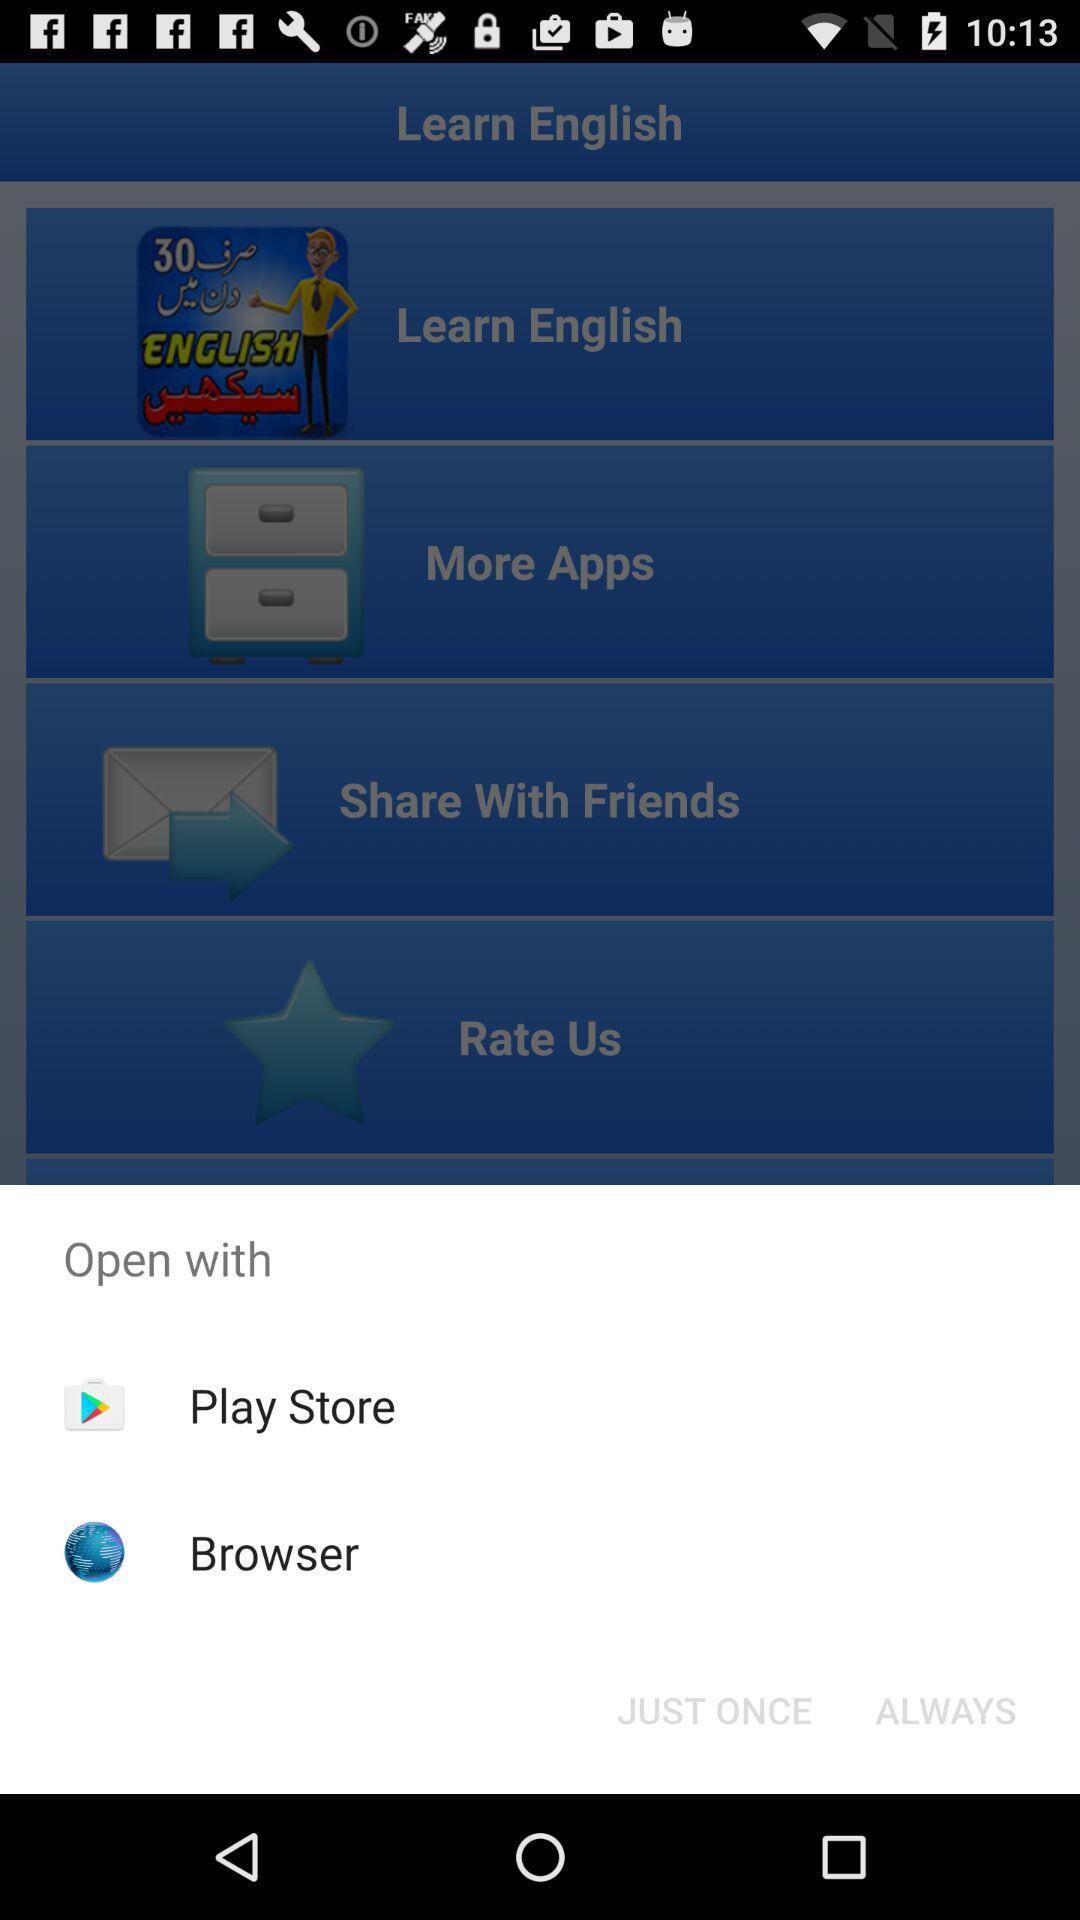 Image resolution: width=1080 pixels, height=1920 pixels. What do you see at coordinates (713, 1708) in the screenshot?
I see `button to the left of the always item` at bounding box center [713, 1708].